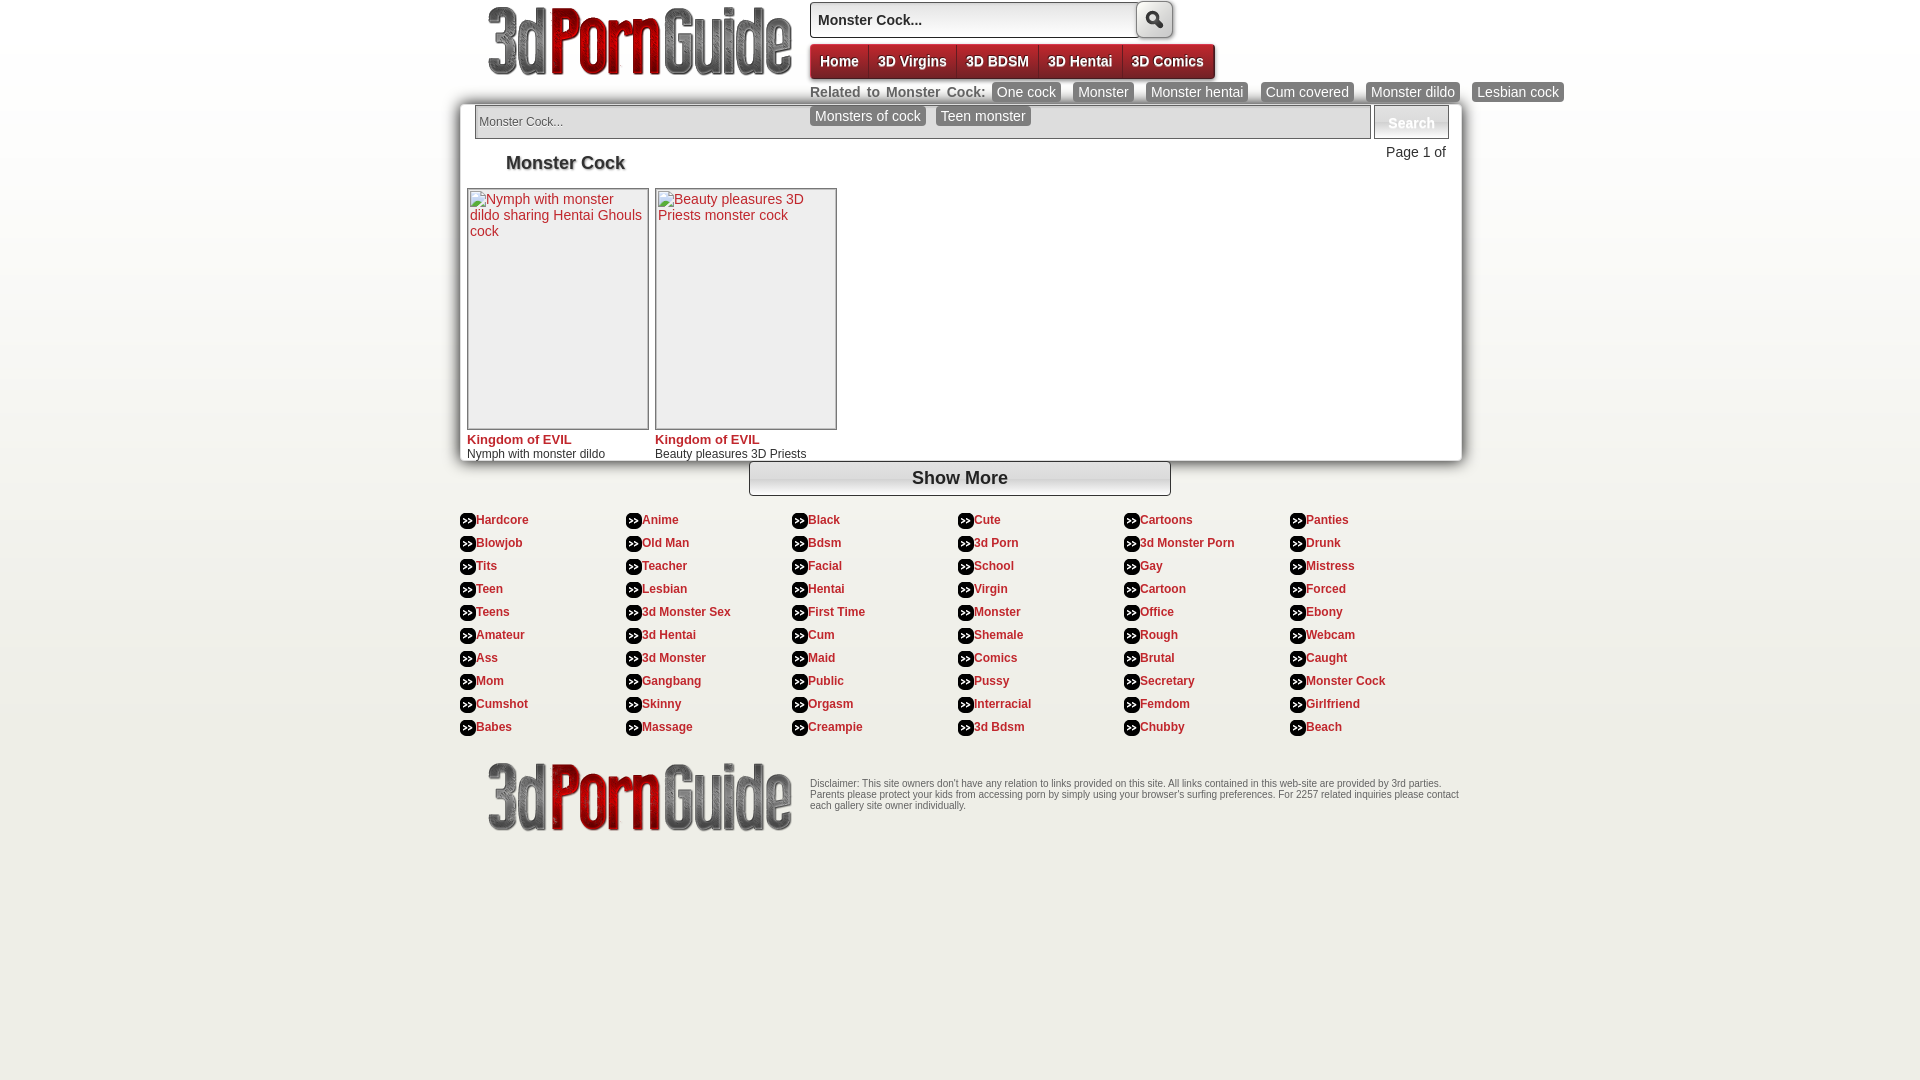 Image resolution: width=1920 pixels, height=1080 pixels. Describe the element at coordinates (998, 60) in the screenshot. I see `'3D BDSM'` at that location.